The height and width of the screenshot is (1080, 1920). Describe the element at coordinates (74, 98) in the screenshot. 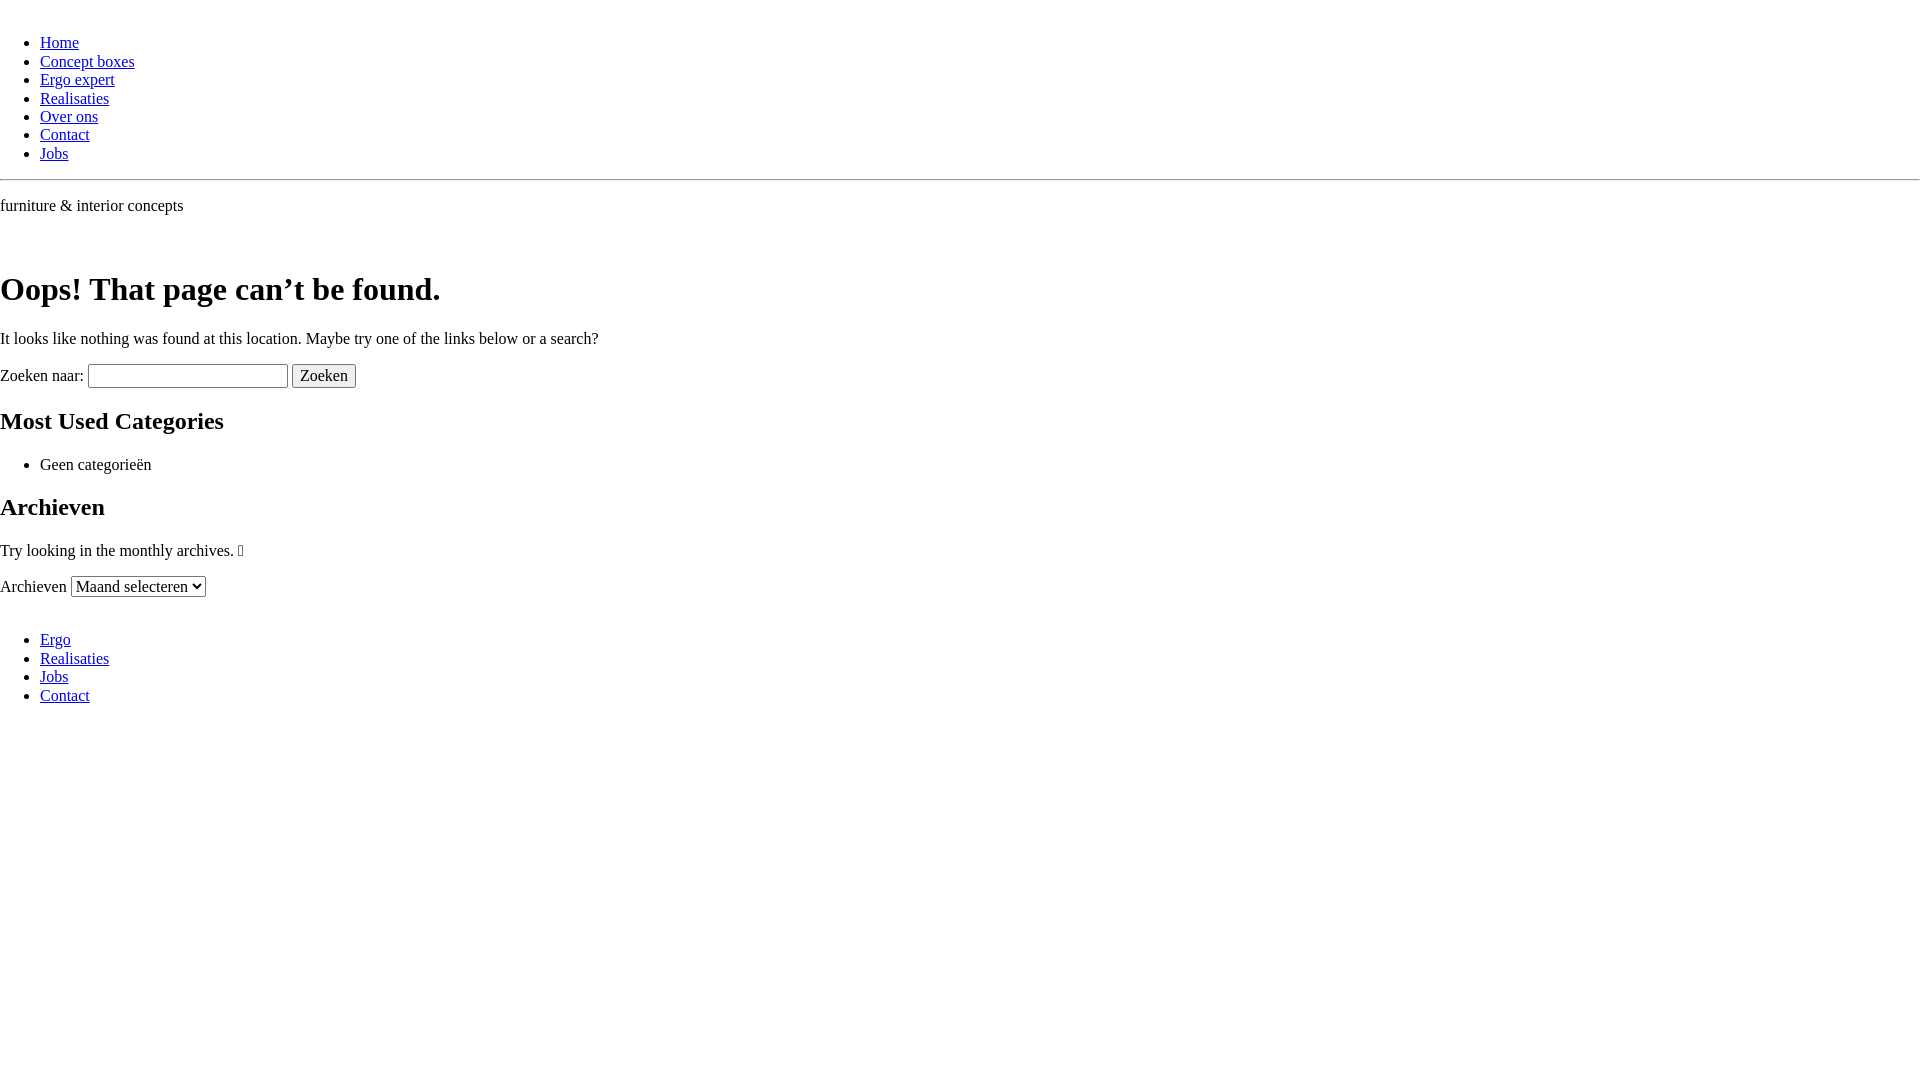

I see `'Realisaties'` at that location.